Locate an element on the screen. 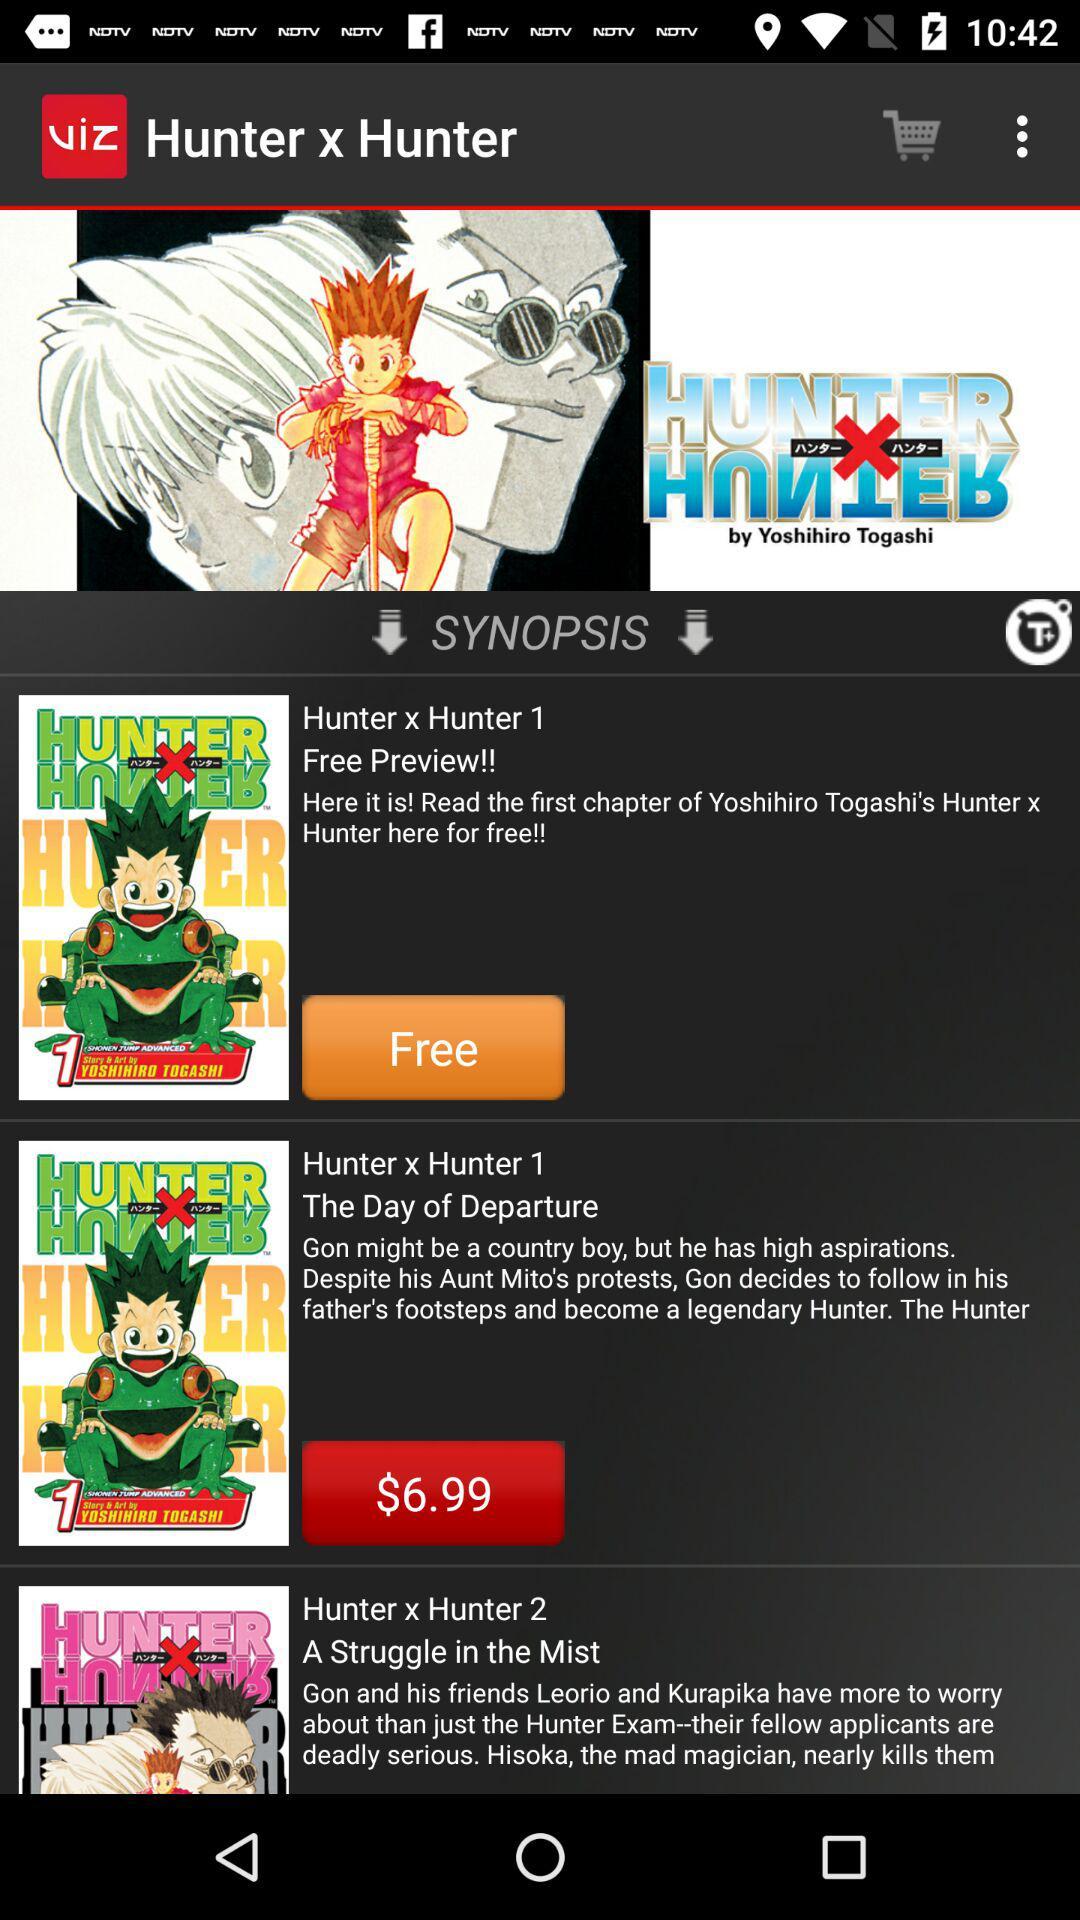 The width and height of the screenshot is (1080, 1920). here it is icon is located at coordinates (680, 832).